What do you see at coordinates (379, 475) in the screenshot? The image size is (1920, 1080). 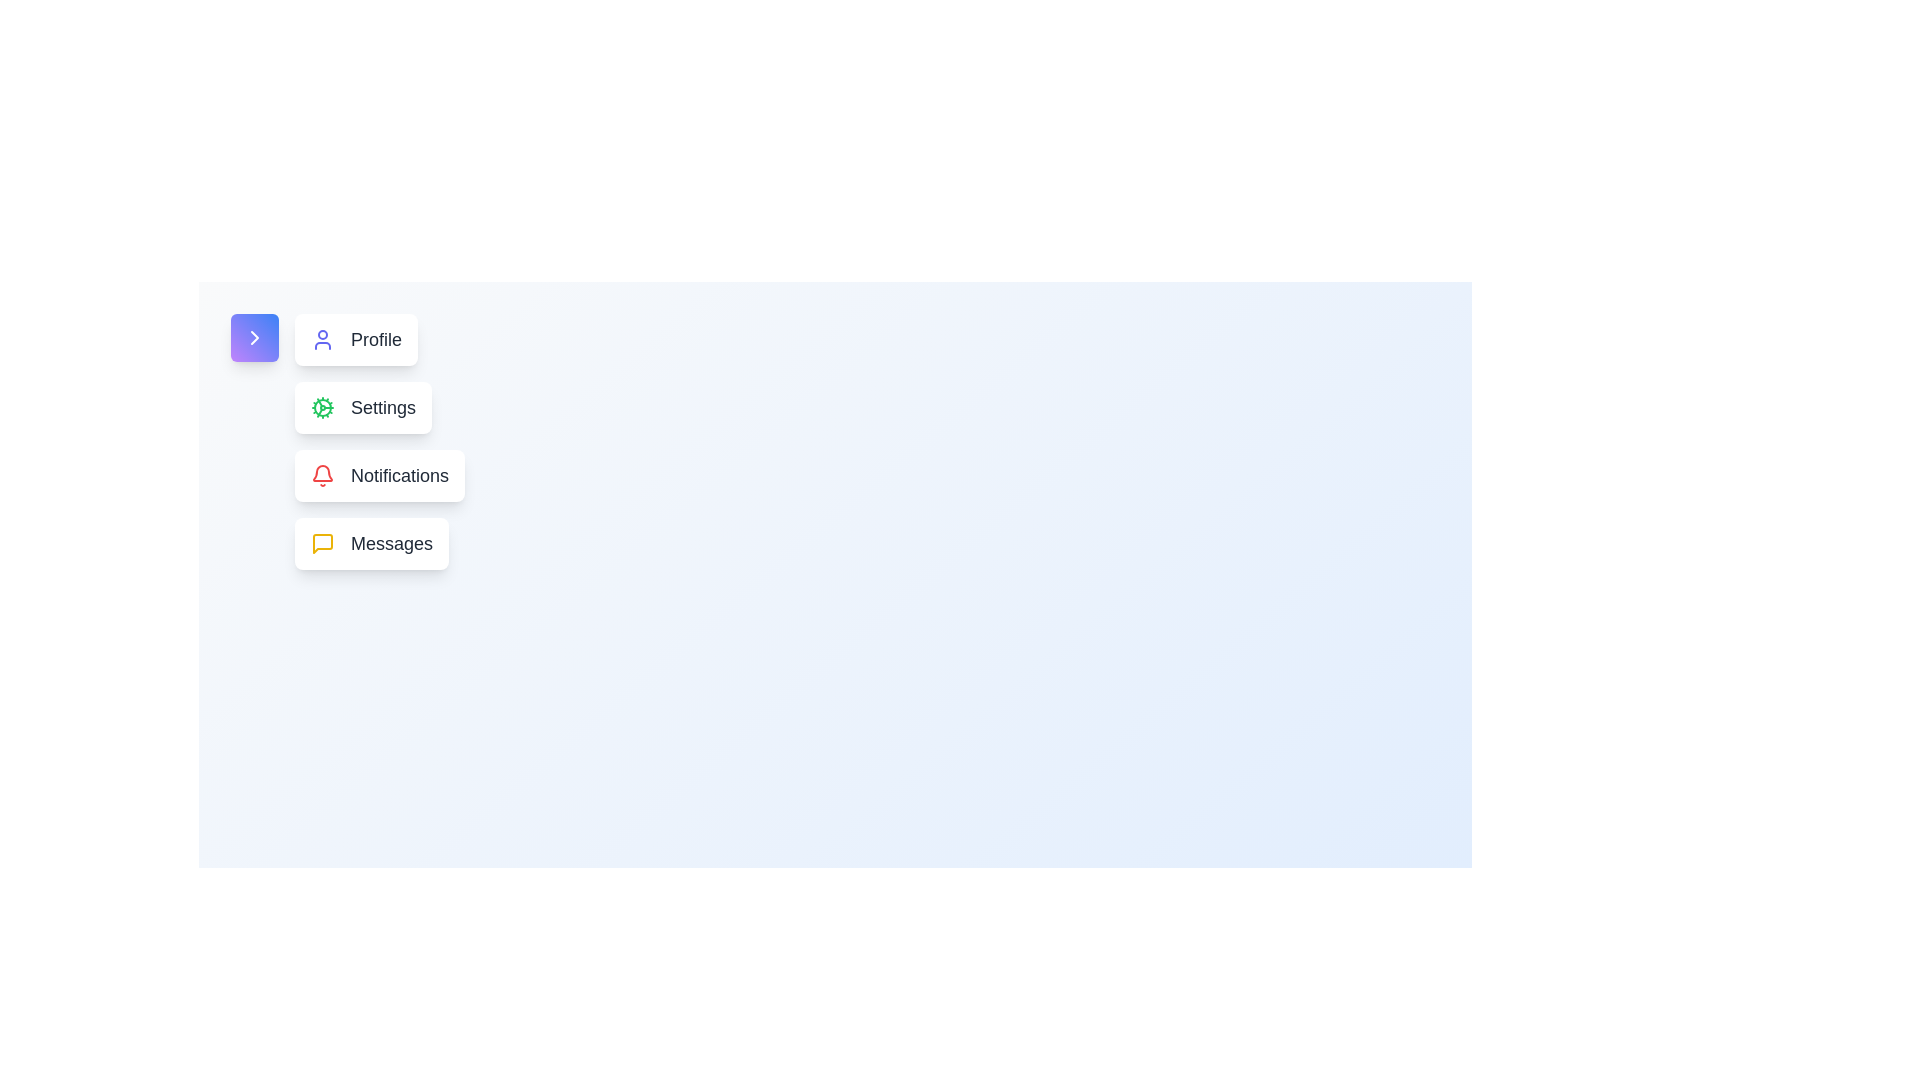 I see `the 'Notifications' button` at bounding box center [379, 475].